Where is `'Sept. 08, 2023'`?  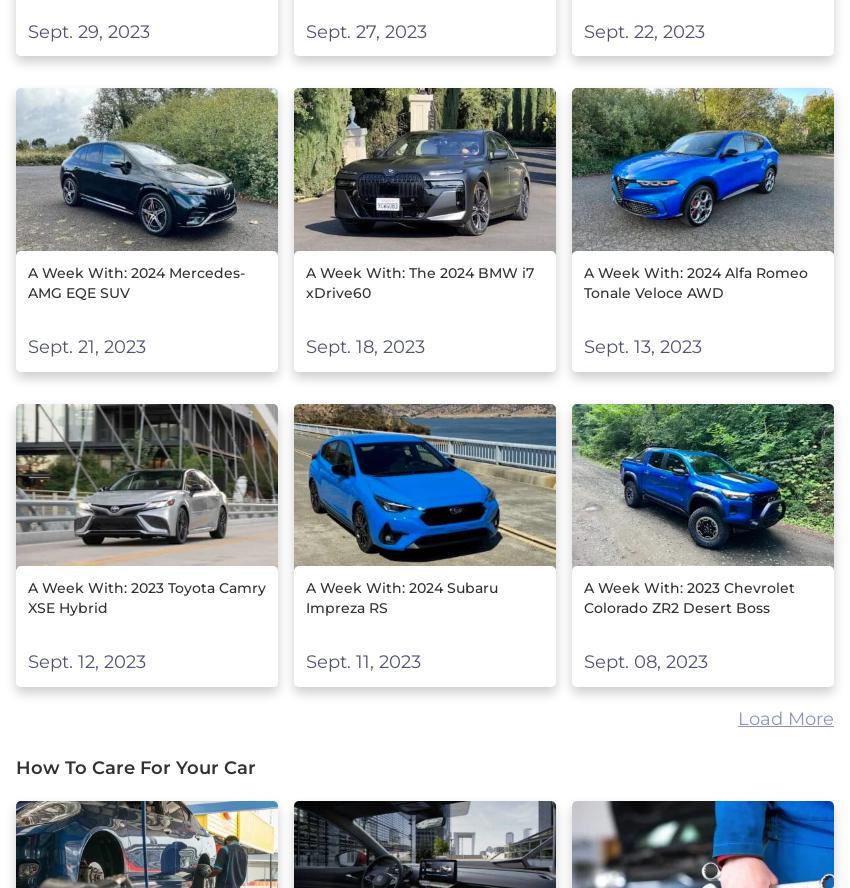 'Sept. 08, 2023' is located at coordinates (583, 661).